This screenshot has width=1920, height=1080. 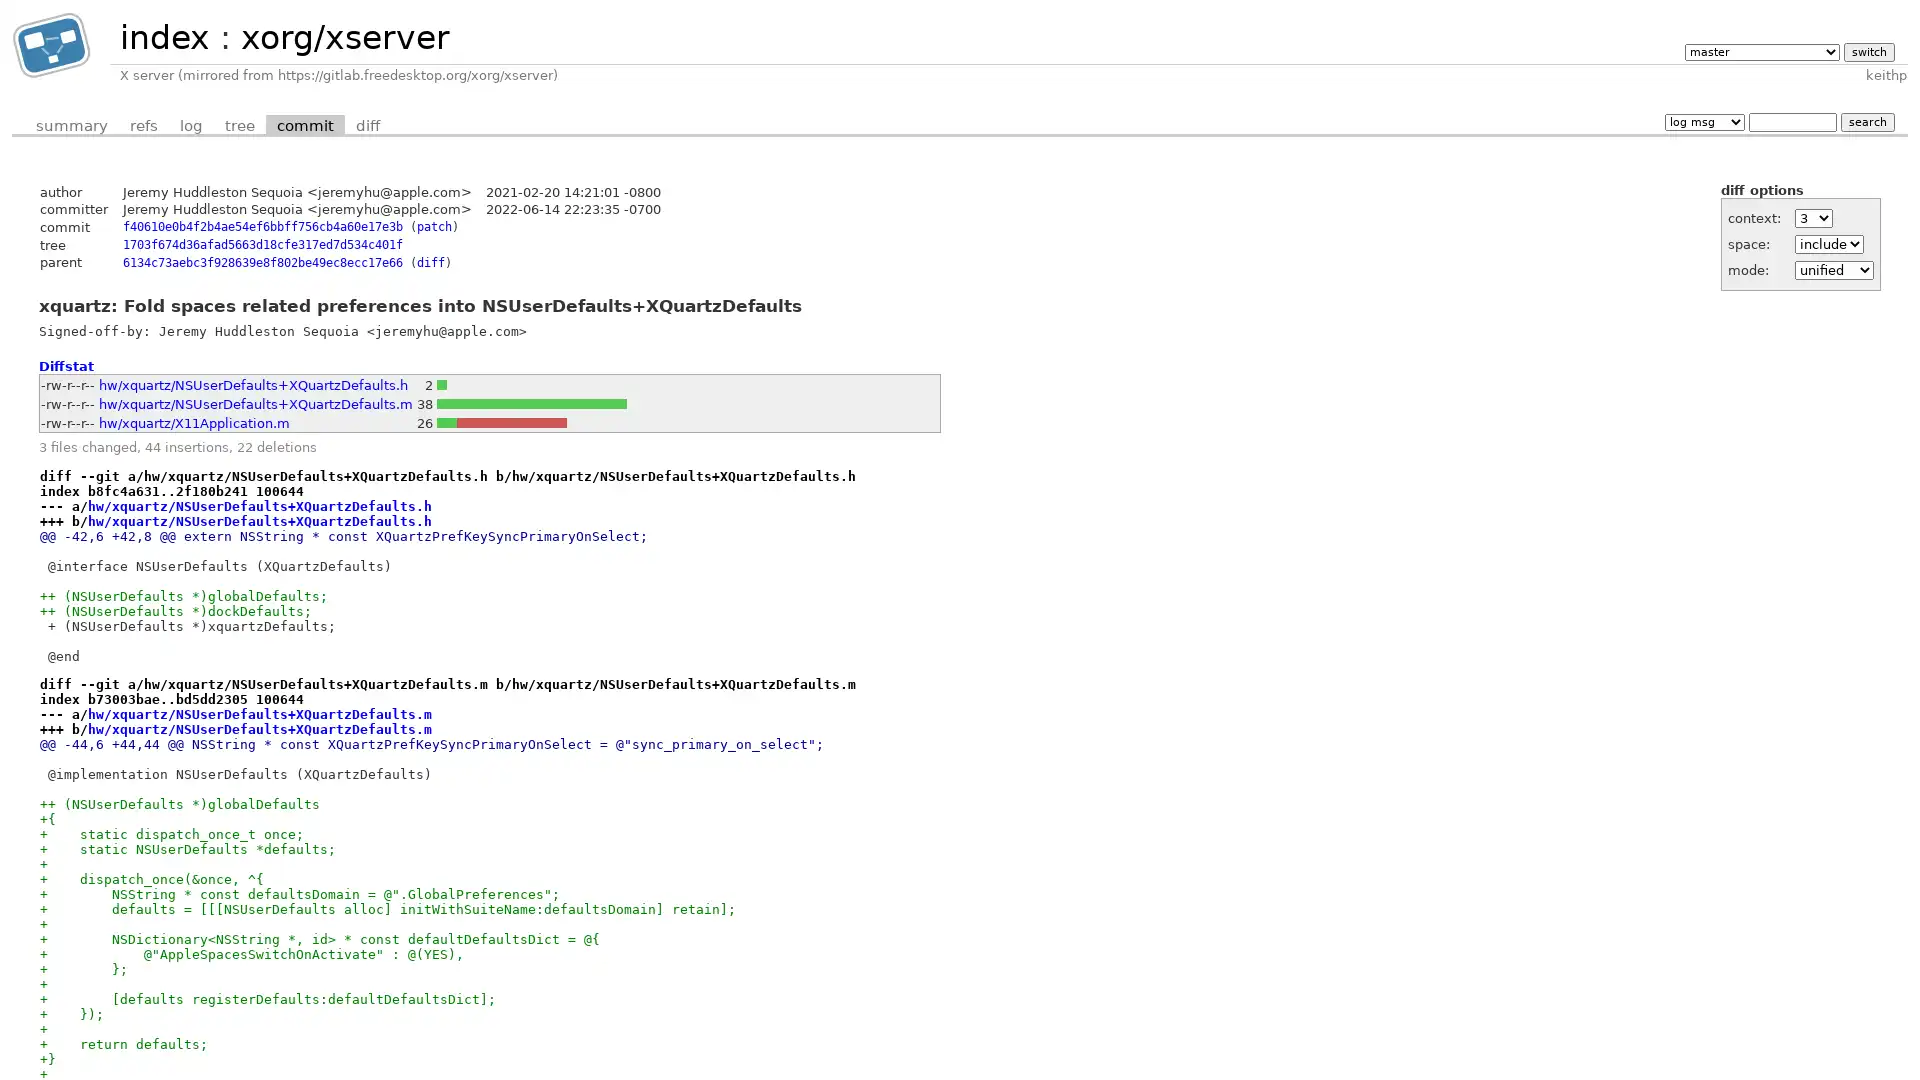 What do you see at coordinates (1866, 121) in the screenshot?
I see `search` at bounding box center [1866, 121].